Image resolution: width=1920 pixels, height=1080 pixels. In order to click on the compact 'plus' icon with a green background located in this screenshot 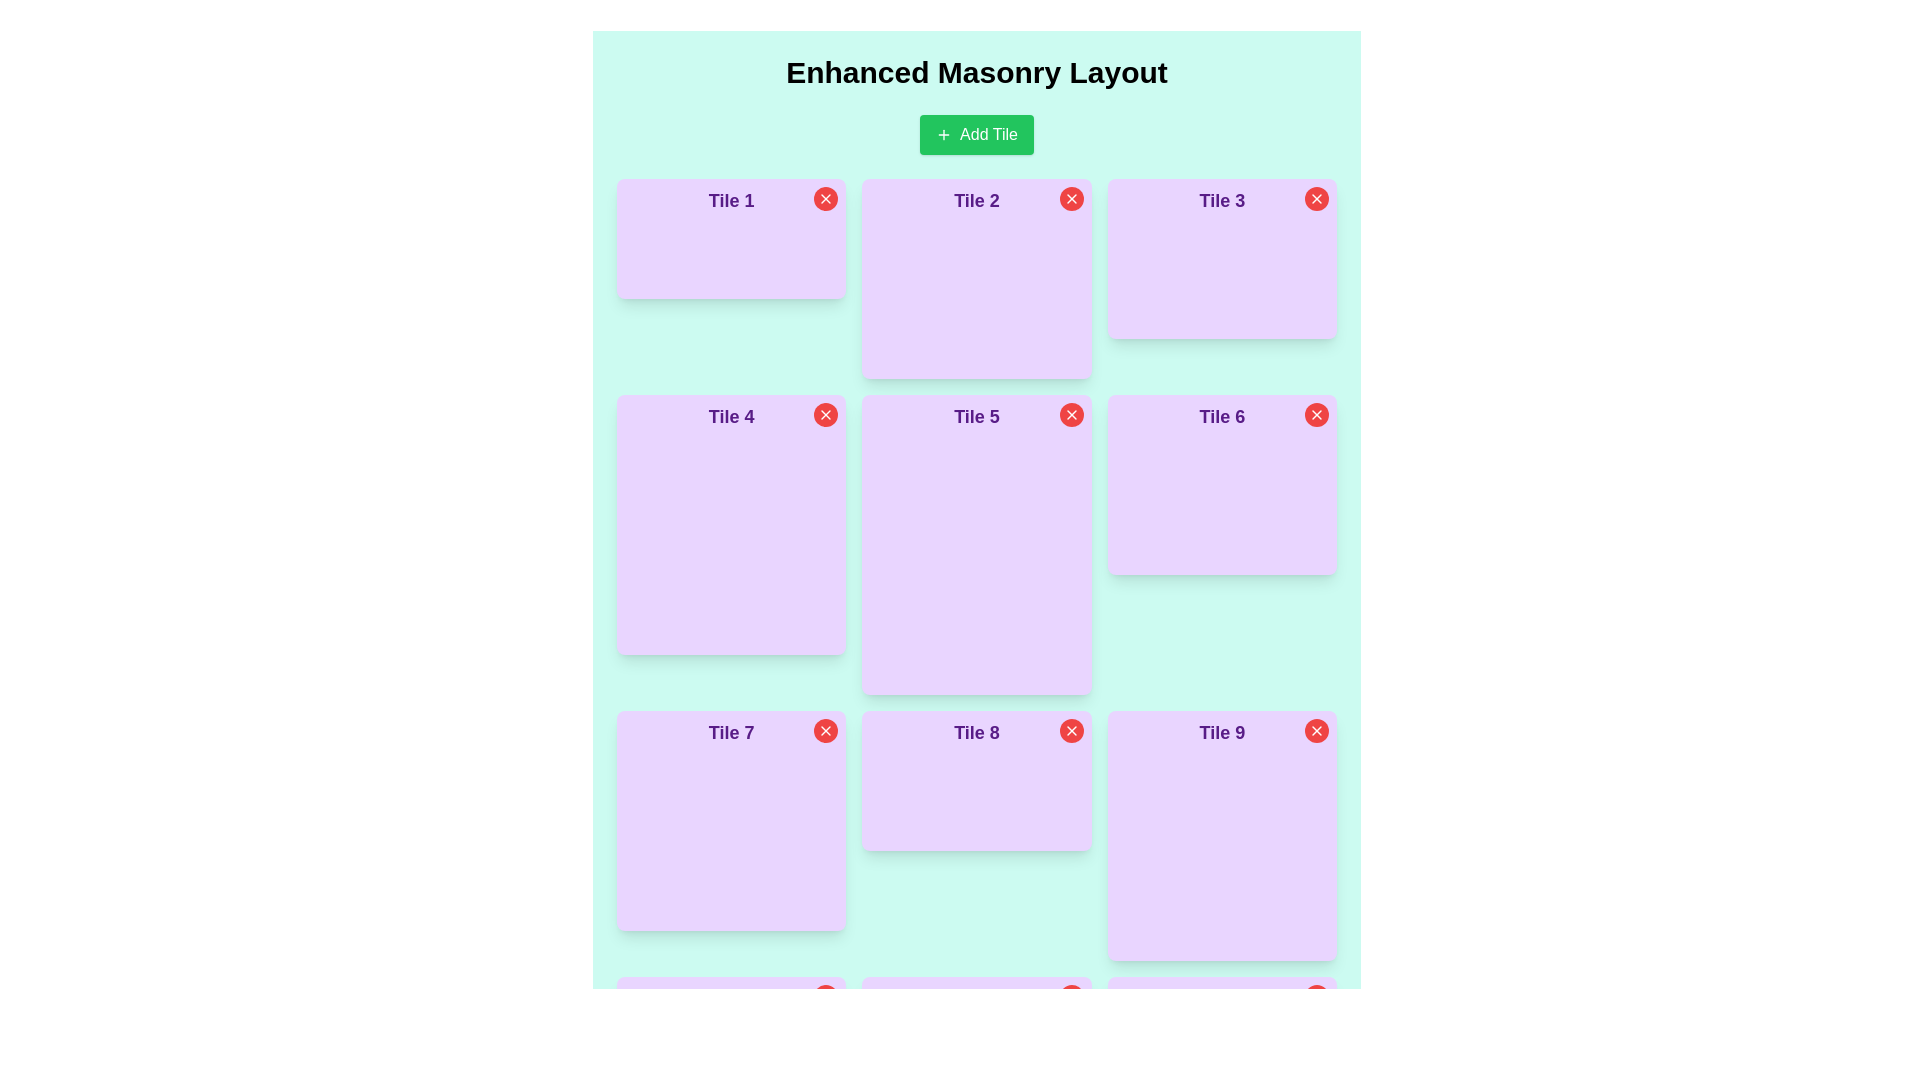, I will do `click(943, 135)`.